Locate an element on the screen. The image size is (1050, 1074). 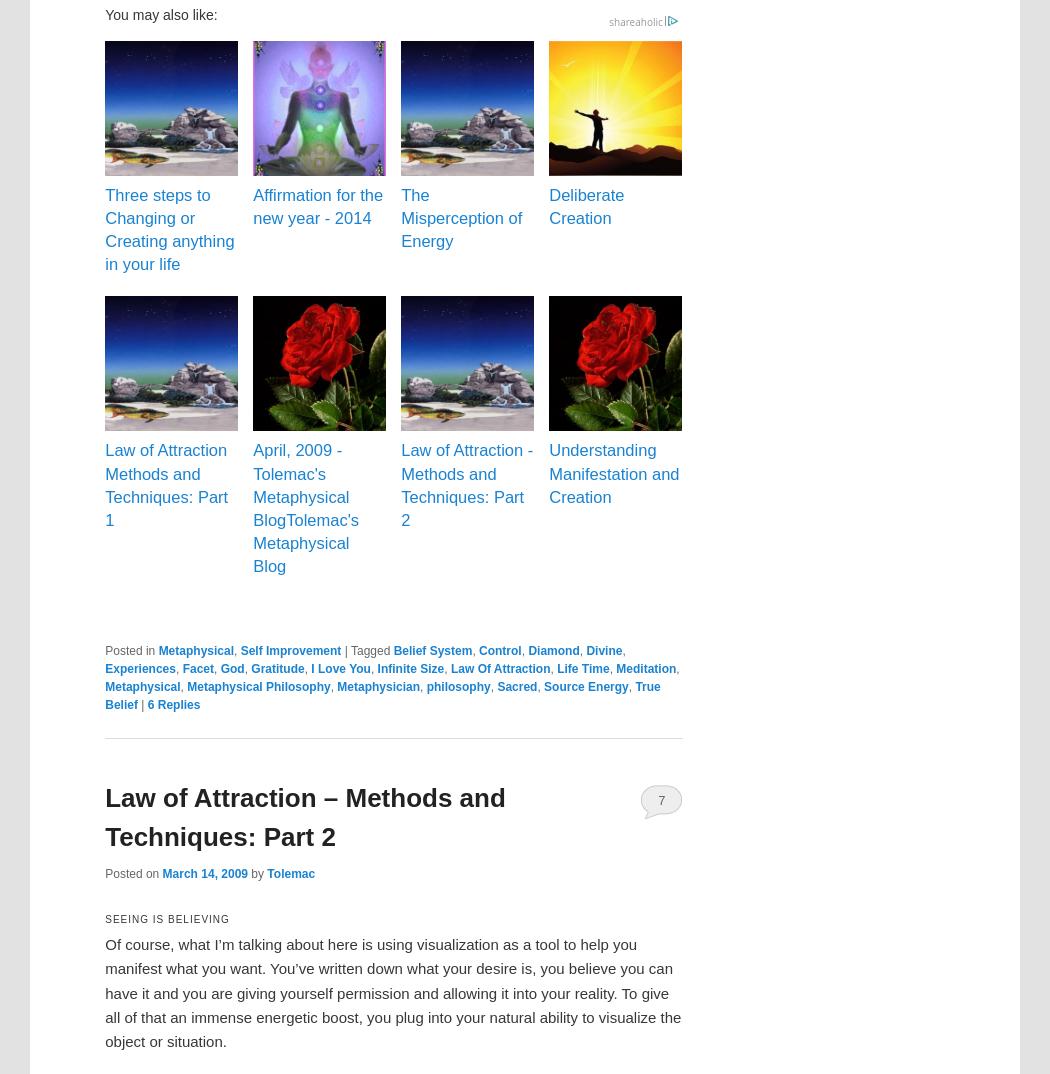
'Gratitude' is located at coordinates (250, 667).